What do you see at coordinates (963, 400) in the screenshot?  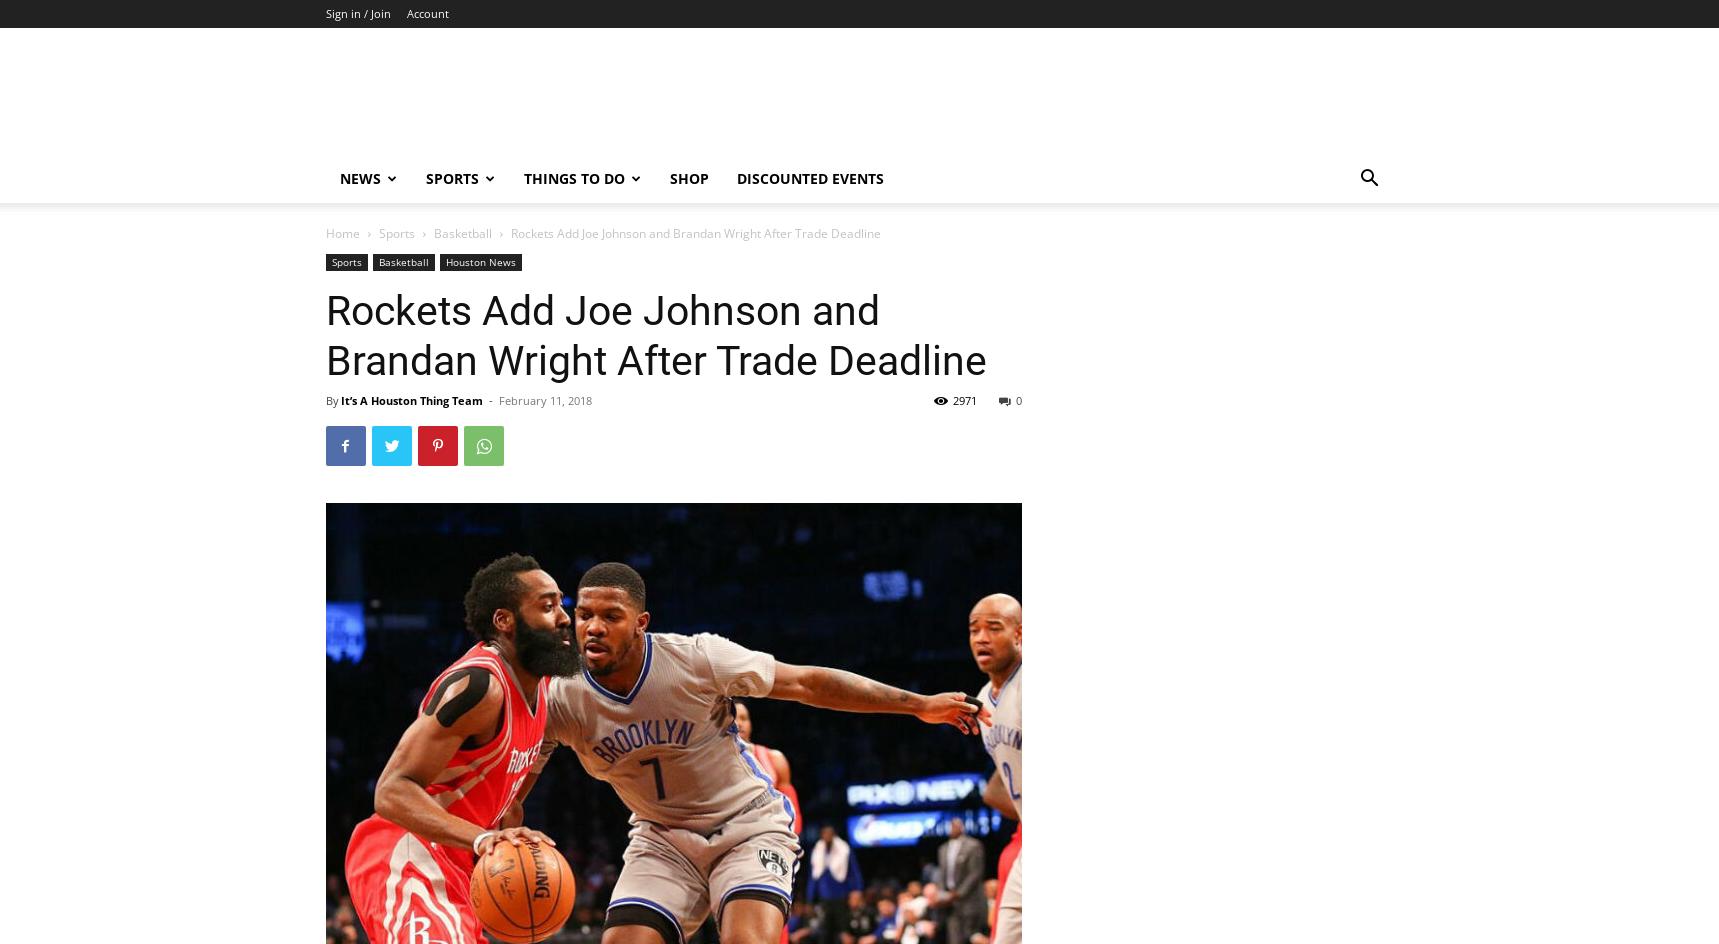 I see `'2971'` at bounding box center [963, 400].